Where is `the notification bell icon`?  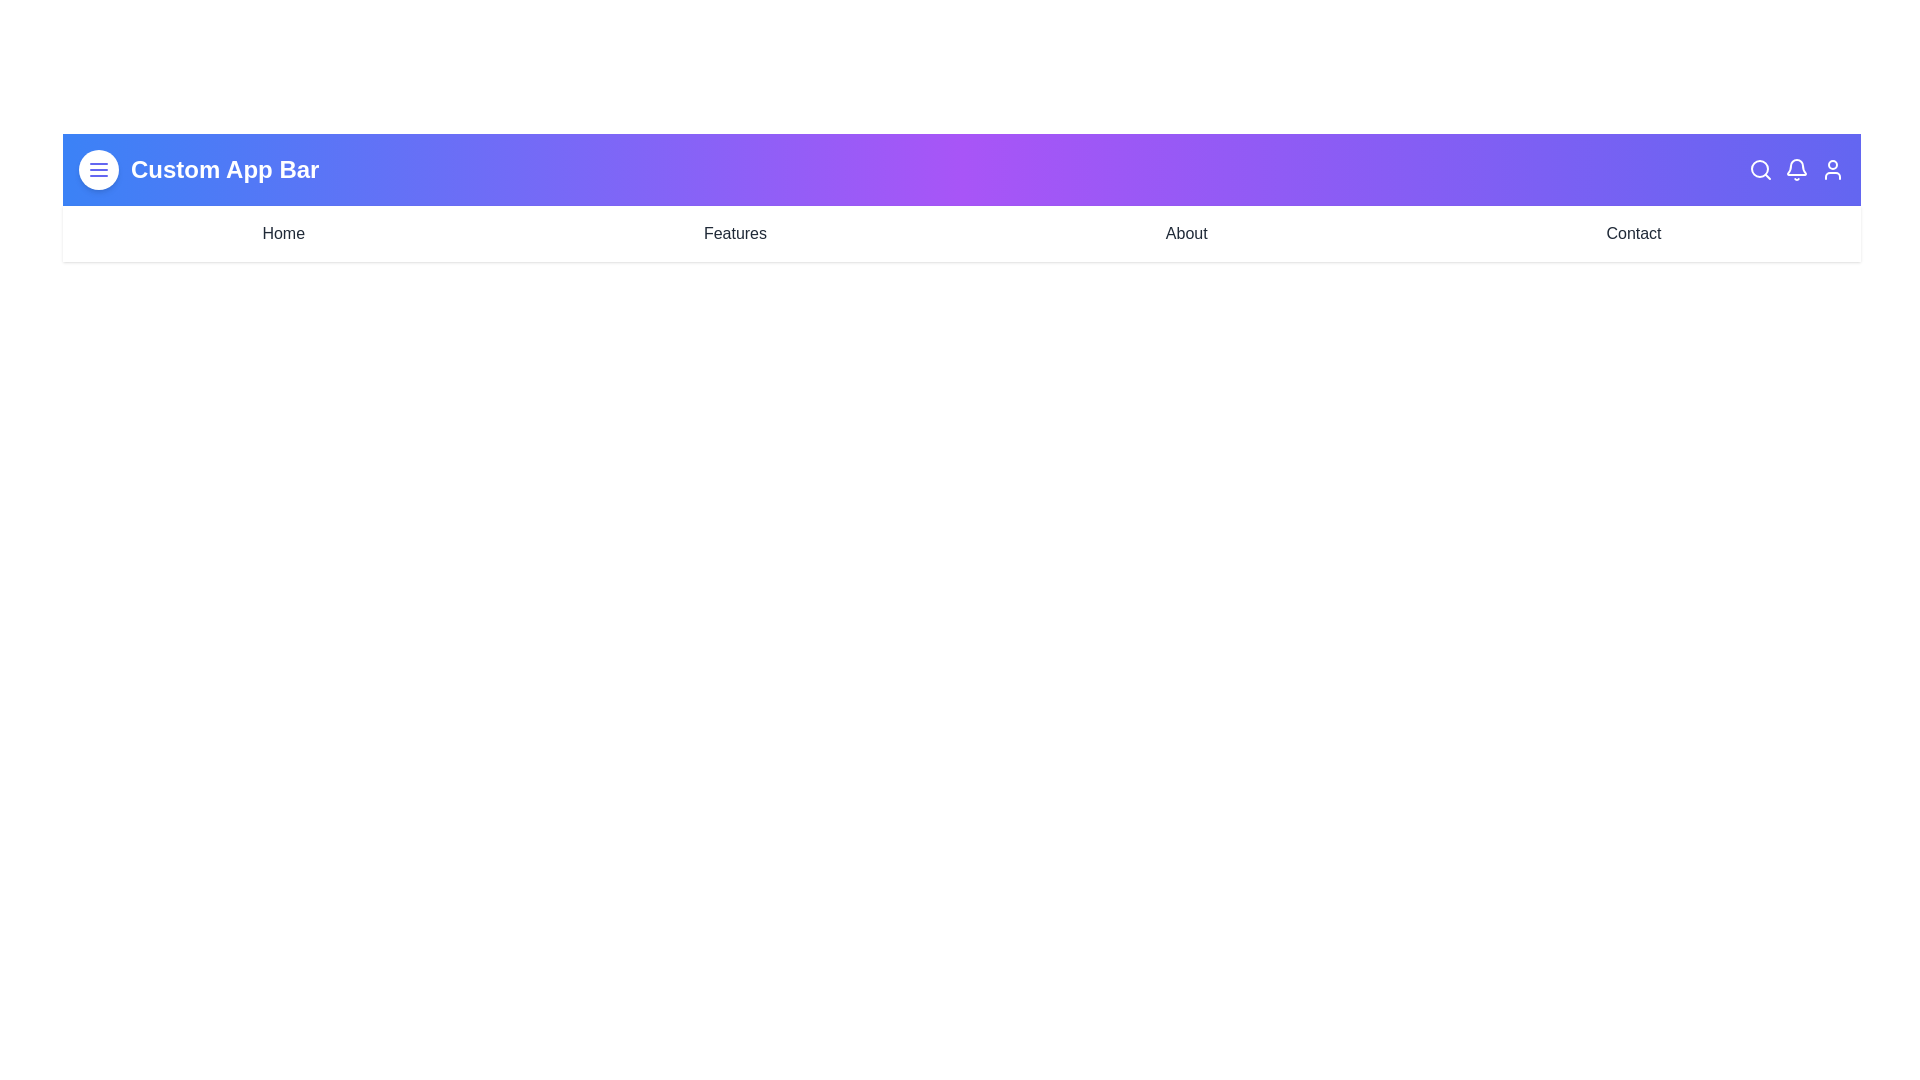 the notification bell icon is located at coordinates (1796, 168).